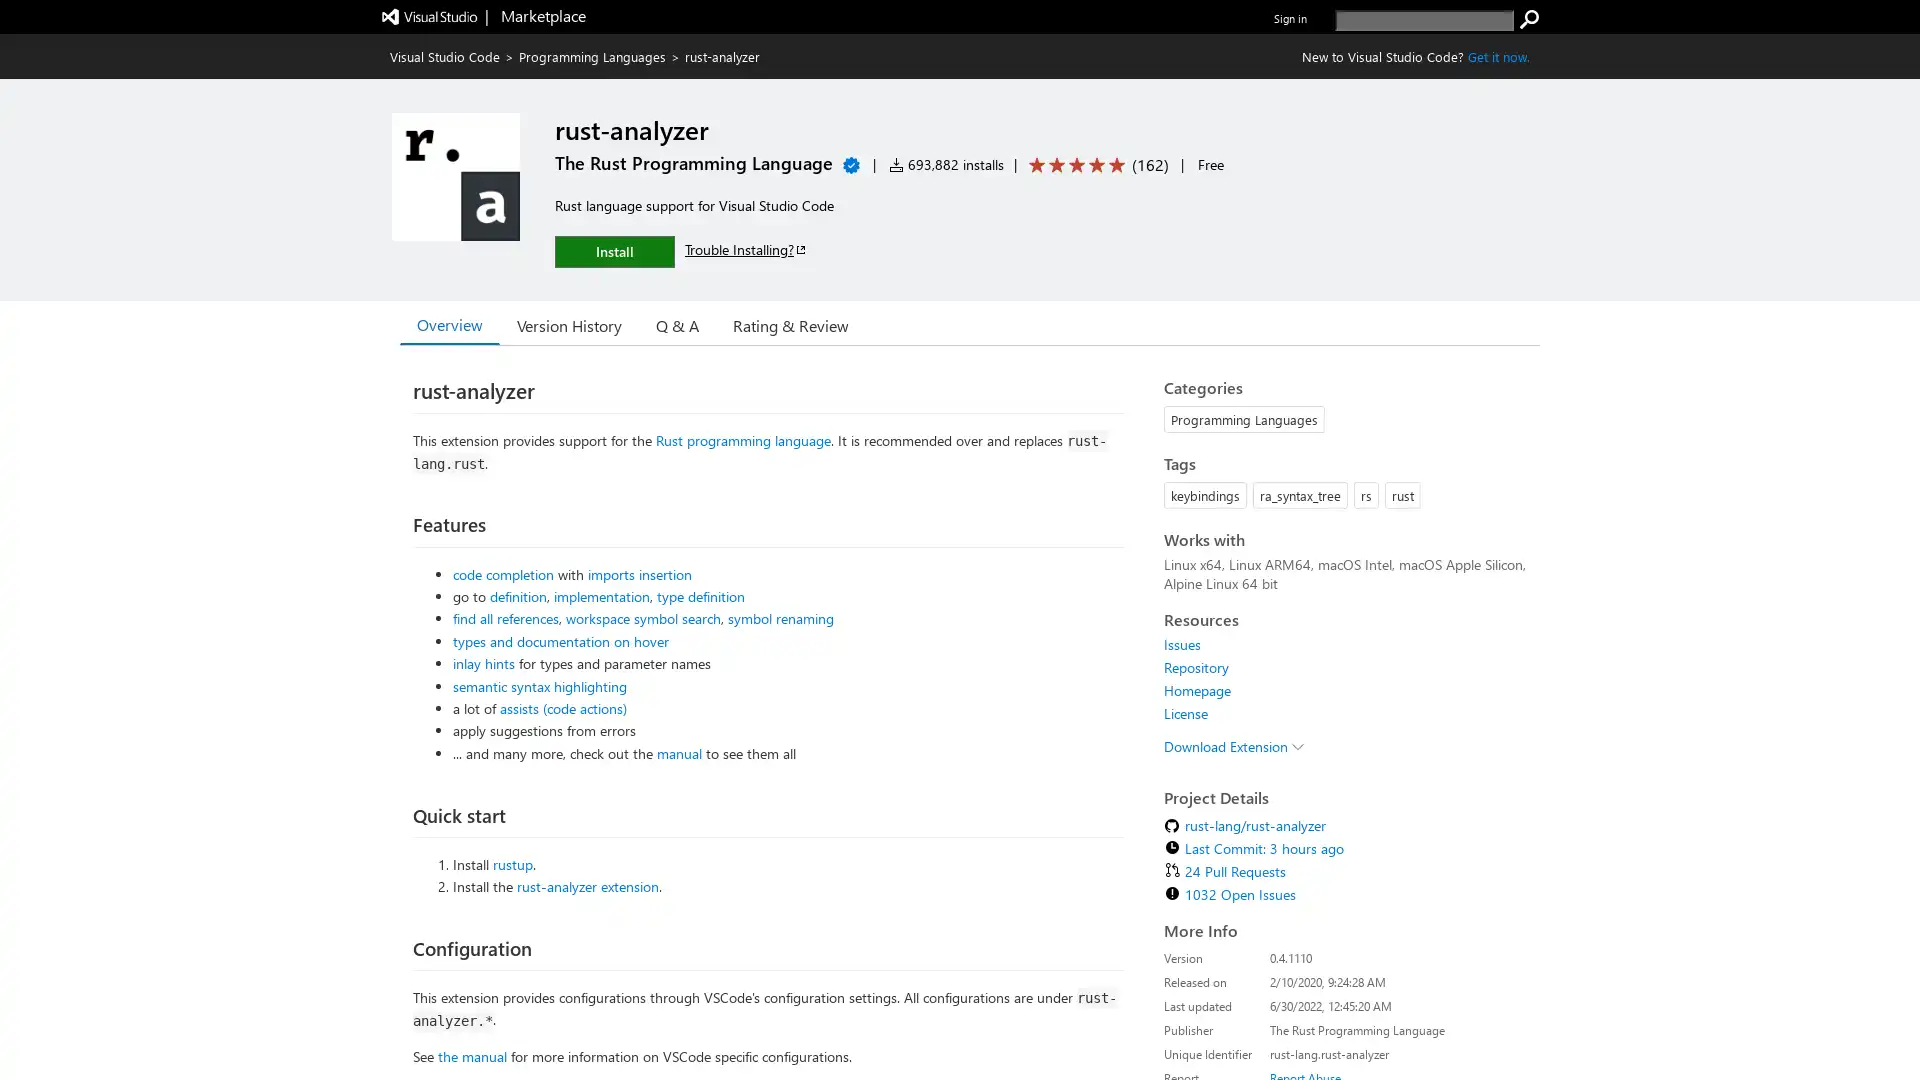  I want to click on search, so click(1529, 19).